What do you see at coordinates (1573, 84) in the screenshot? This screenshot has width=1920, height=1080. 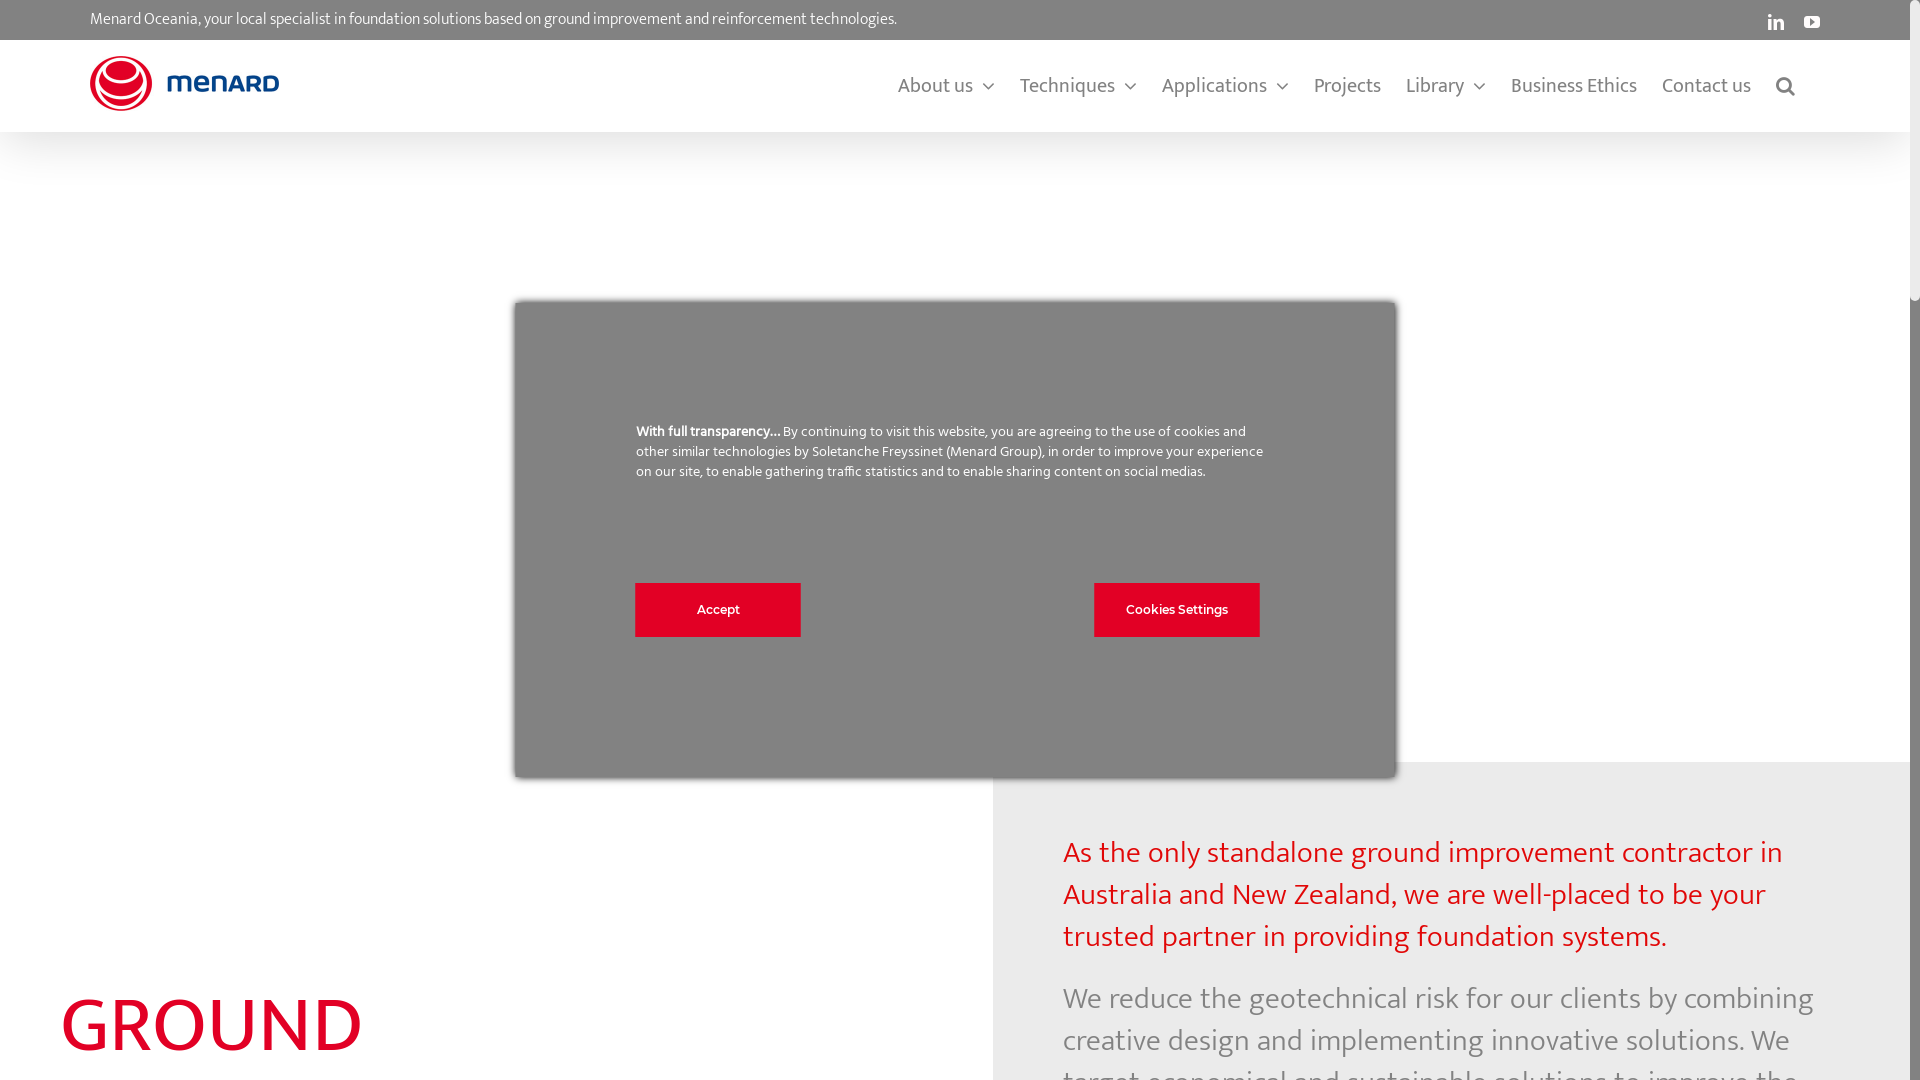 I see `'Business Ethics'` at bounding box center [1573, 84].